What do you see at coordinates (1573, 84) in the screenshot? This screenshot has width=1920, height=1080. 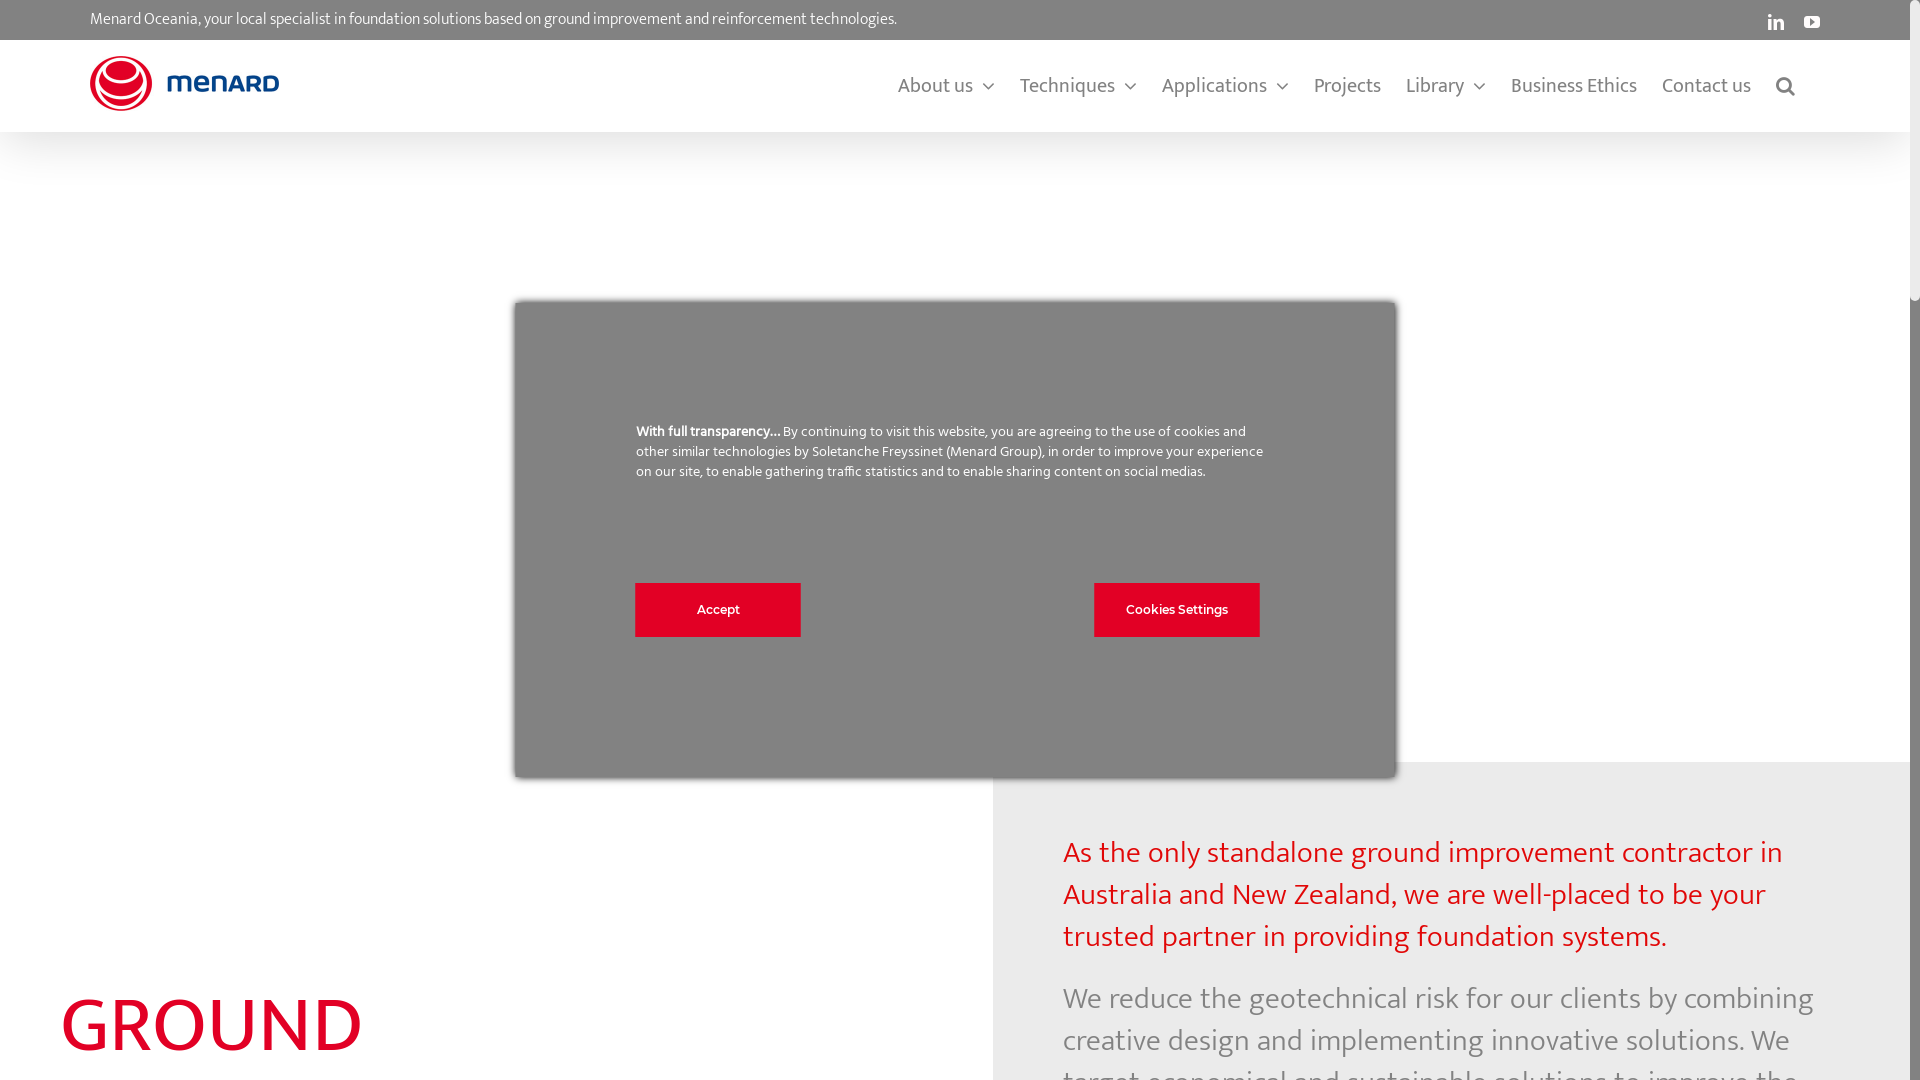 I see `'Business Ethics'` at bounding box center [1573, 84].